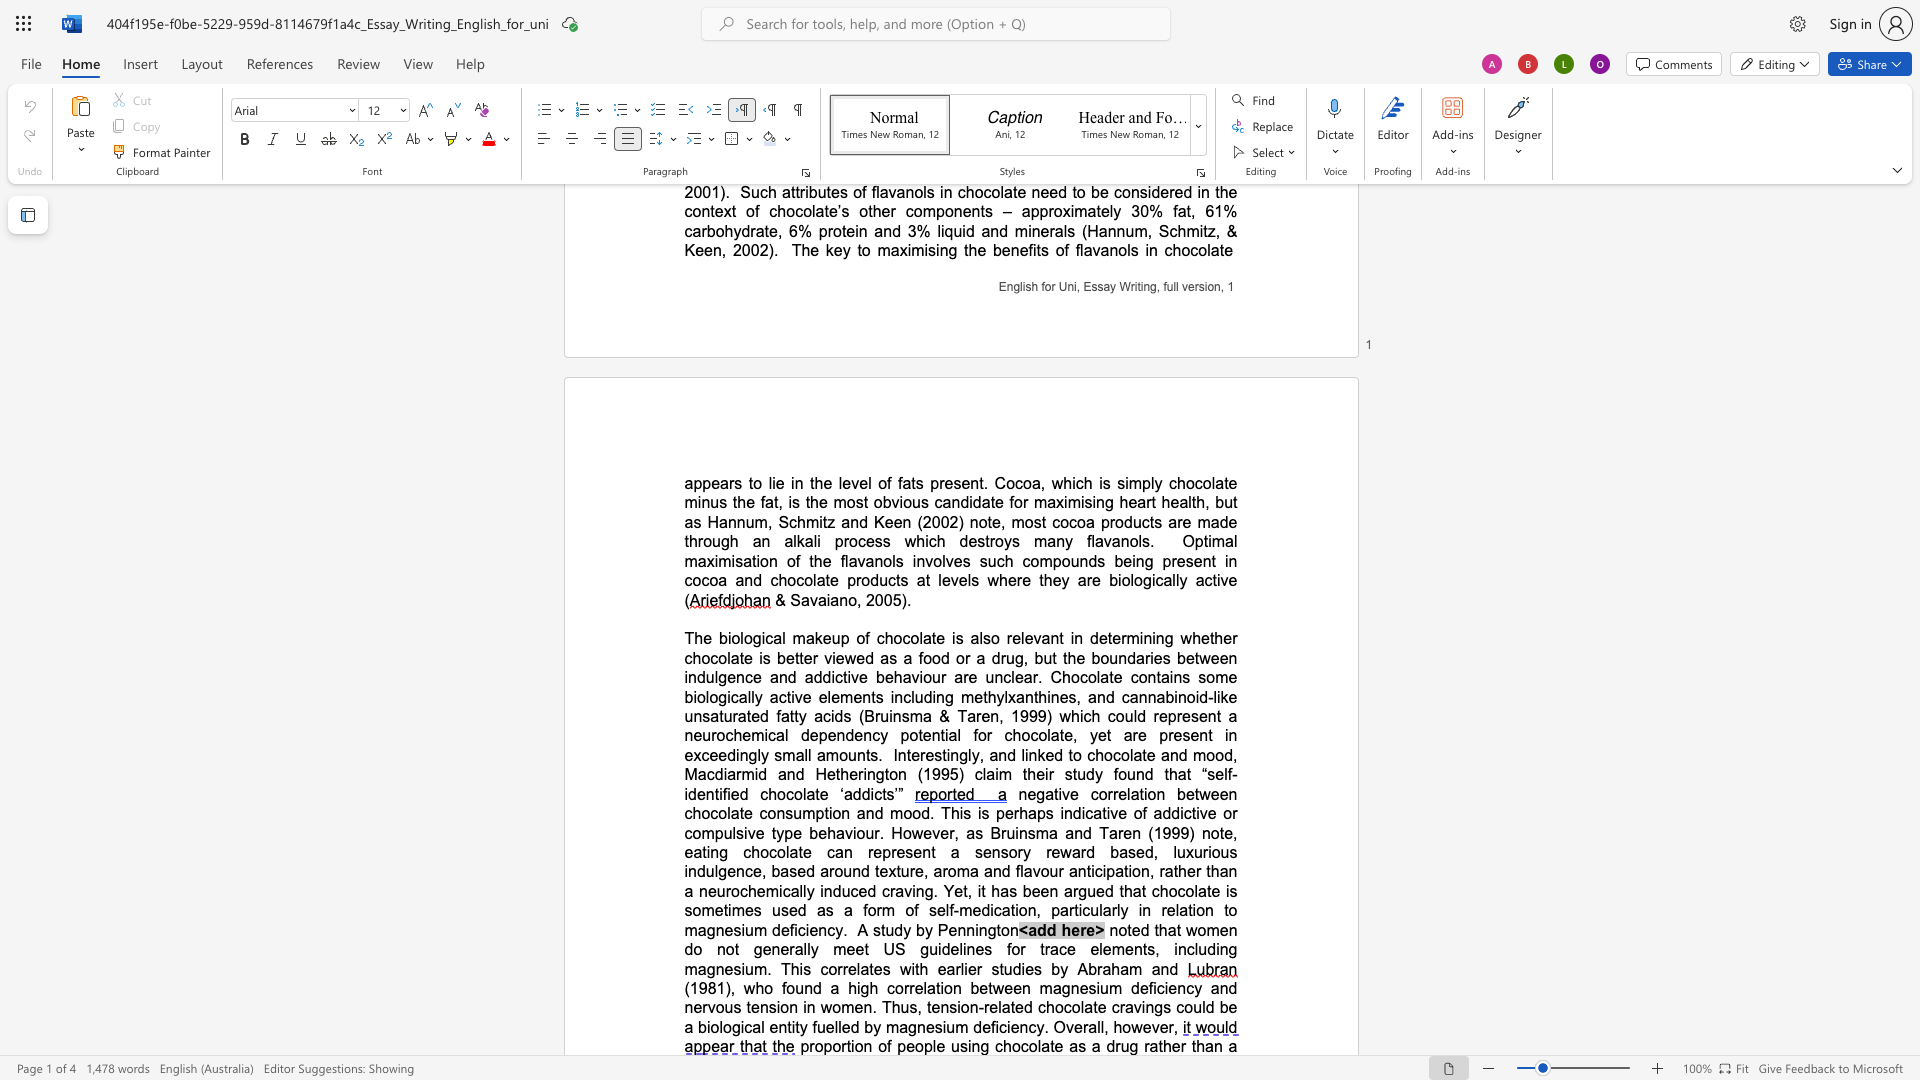  Describe the element at coordinates (1069, 715) in the screenshot. I see `the space between the continuous character "w" and "h" in the text` at that location.